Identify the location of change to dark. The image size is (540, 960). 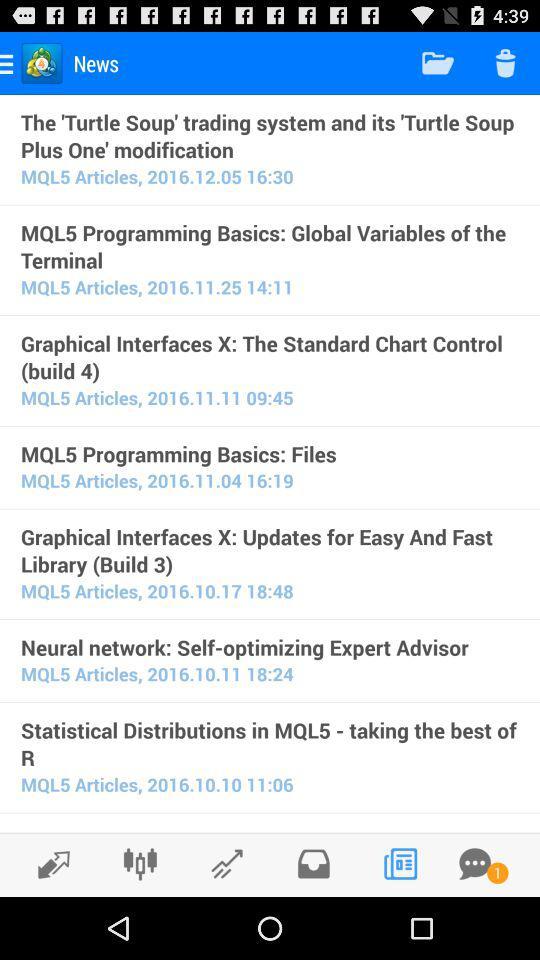
(48, 863).